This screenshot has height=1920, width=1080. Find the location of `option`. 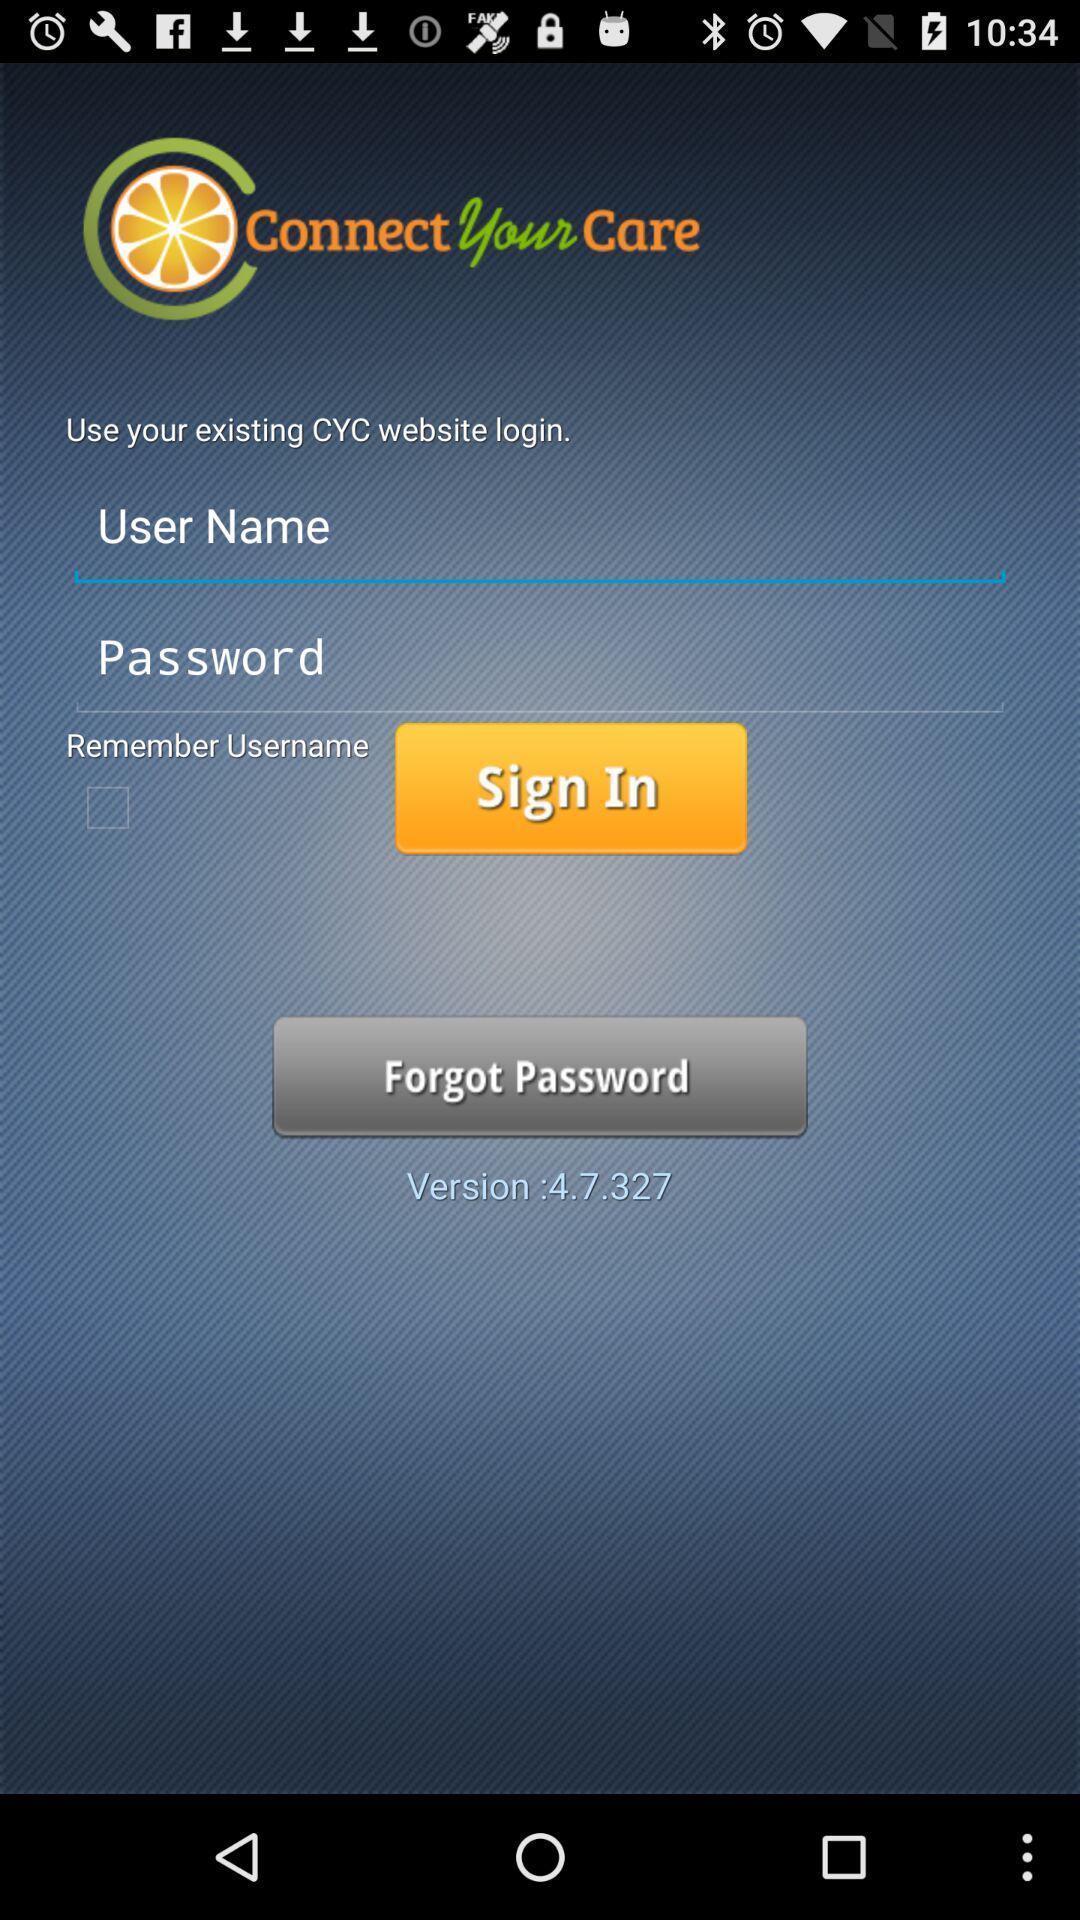

option is located at coordinates (540, 1075).